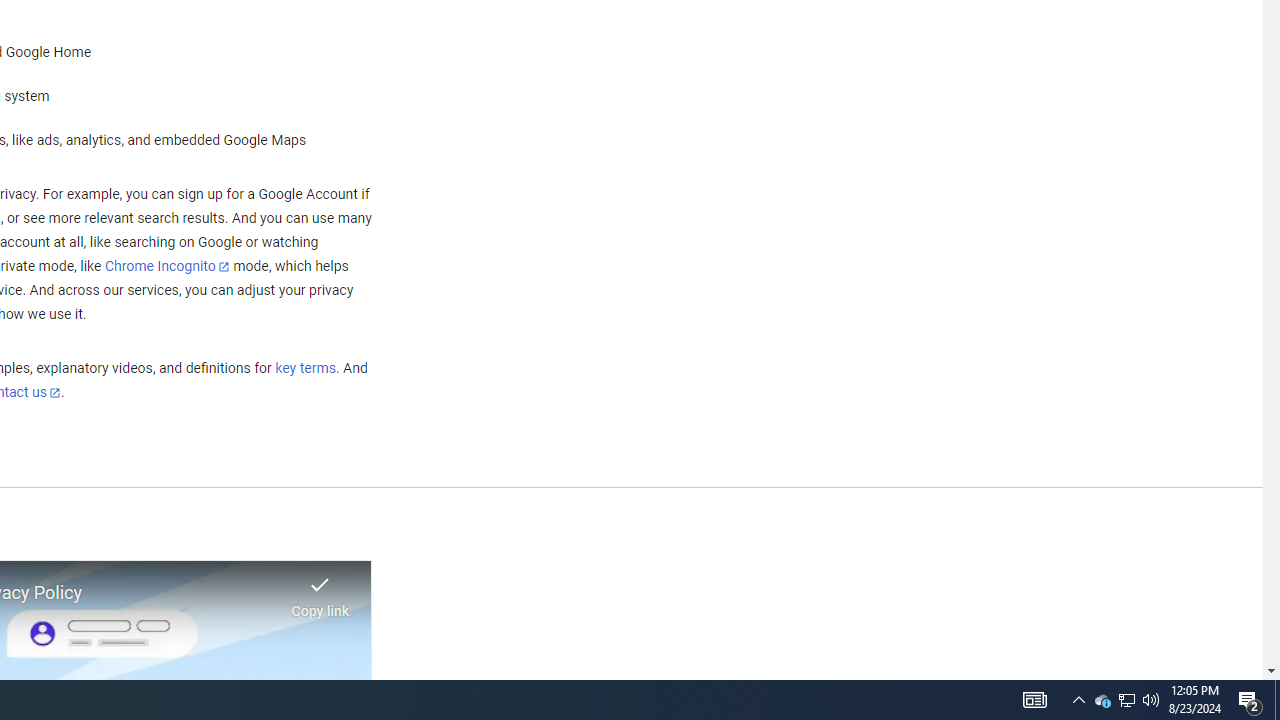 The height and width of the screenshot is (720, 1280). I want to click on 'Chrome Incognito', so click(167, 265).